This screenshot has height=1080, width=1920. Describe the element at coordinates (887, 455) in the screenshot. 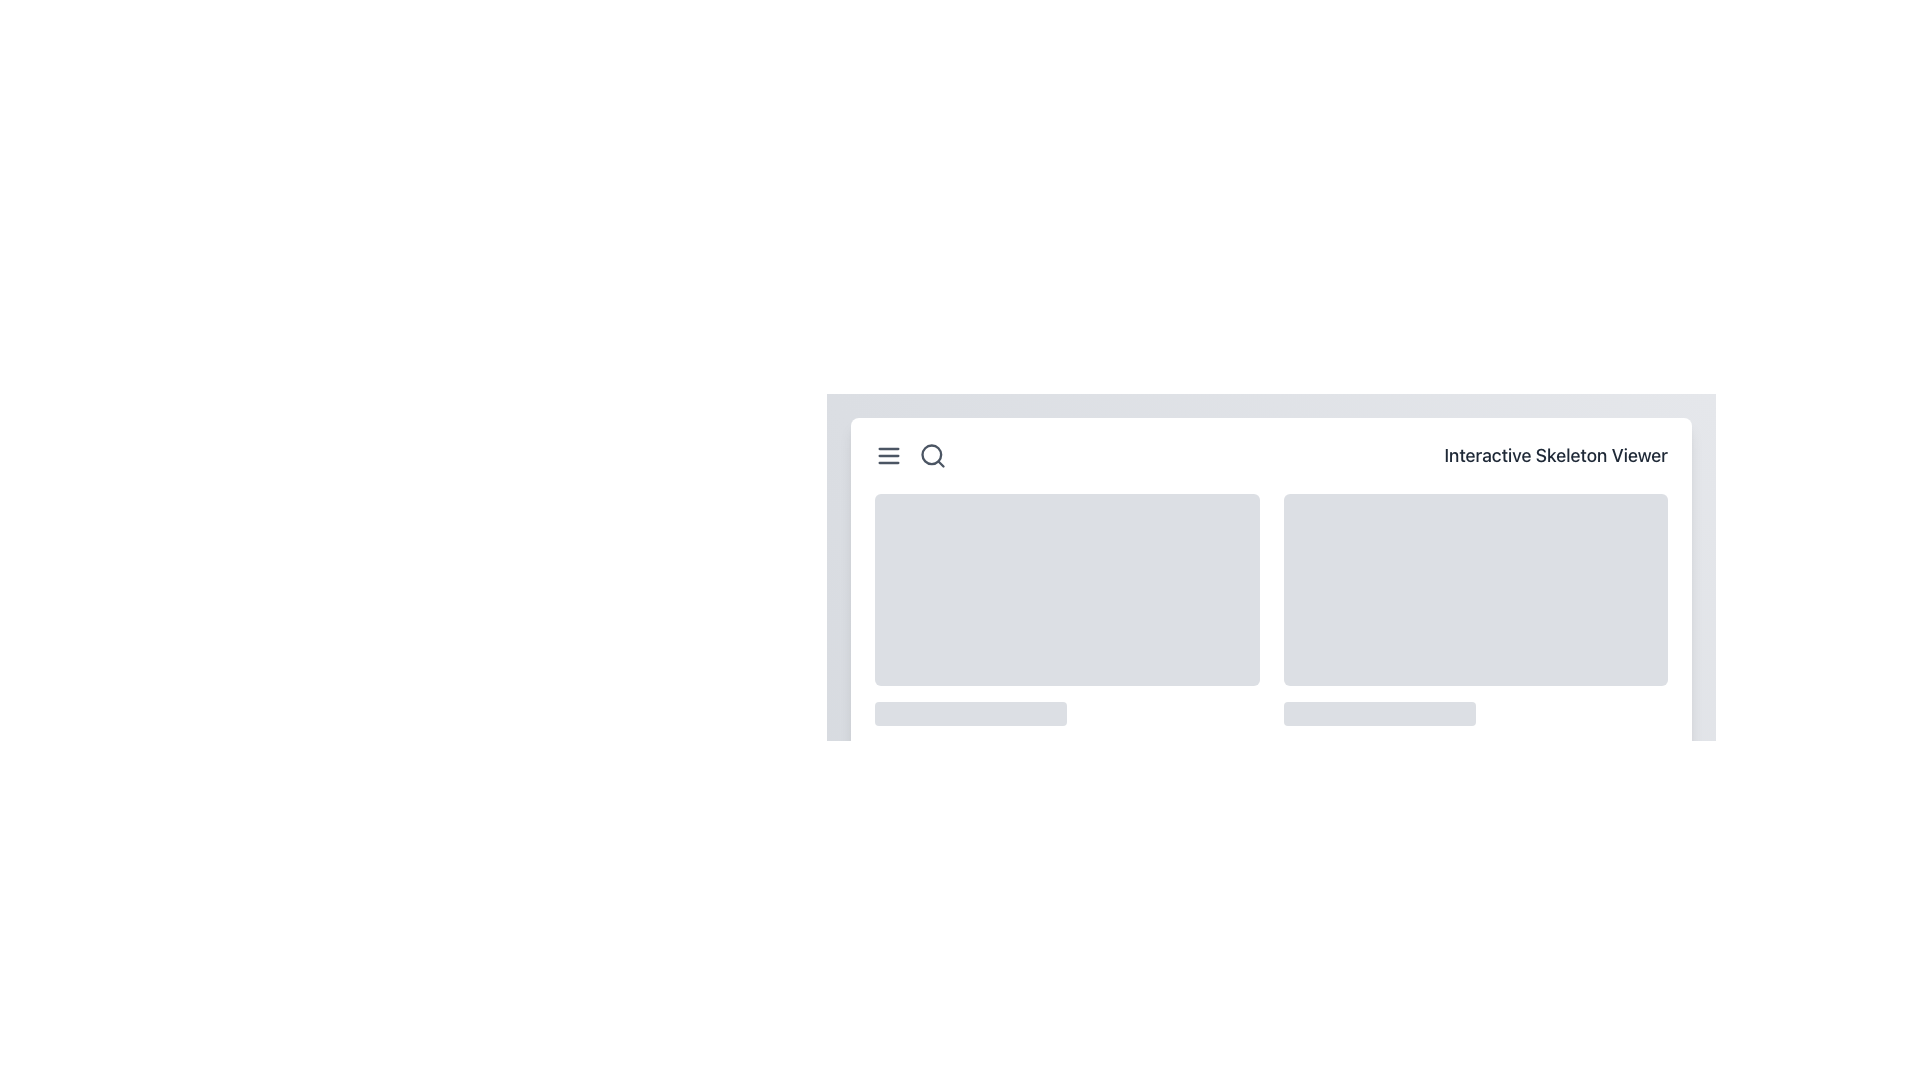

I see `the toggle menu icon located at the top-left corner of the interface` at that location.